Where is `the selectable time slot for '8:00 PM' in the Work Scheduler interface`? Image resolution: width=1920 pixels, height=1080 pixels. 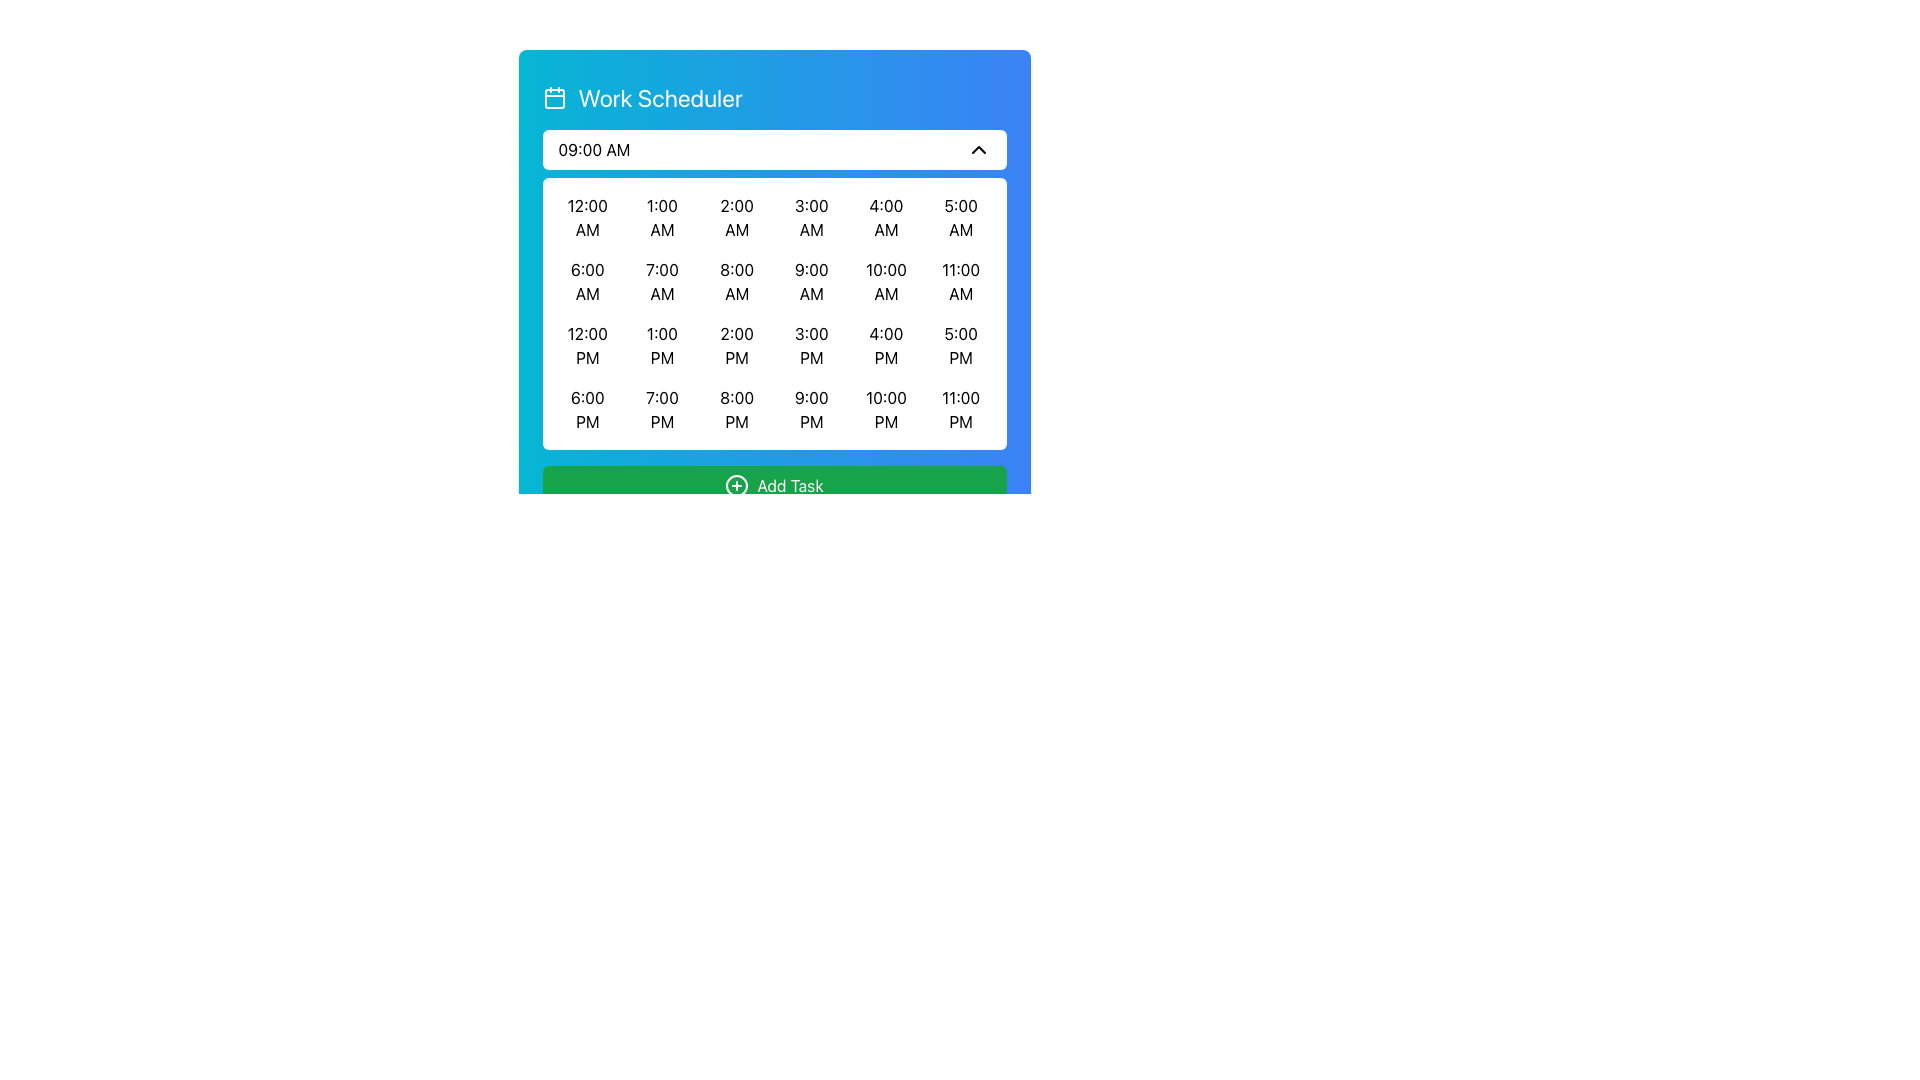
the selectable time slot for '8:00 PM' in the Work Scheduler interface is located at coordinates (736, 408).